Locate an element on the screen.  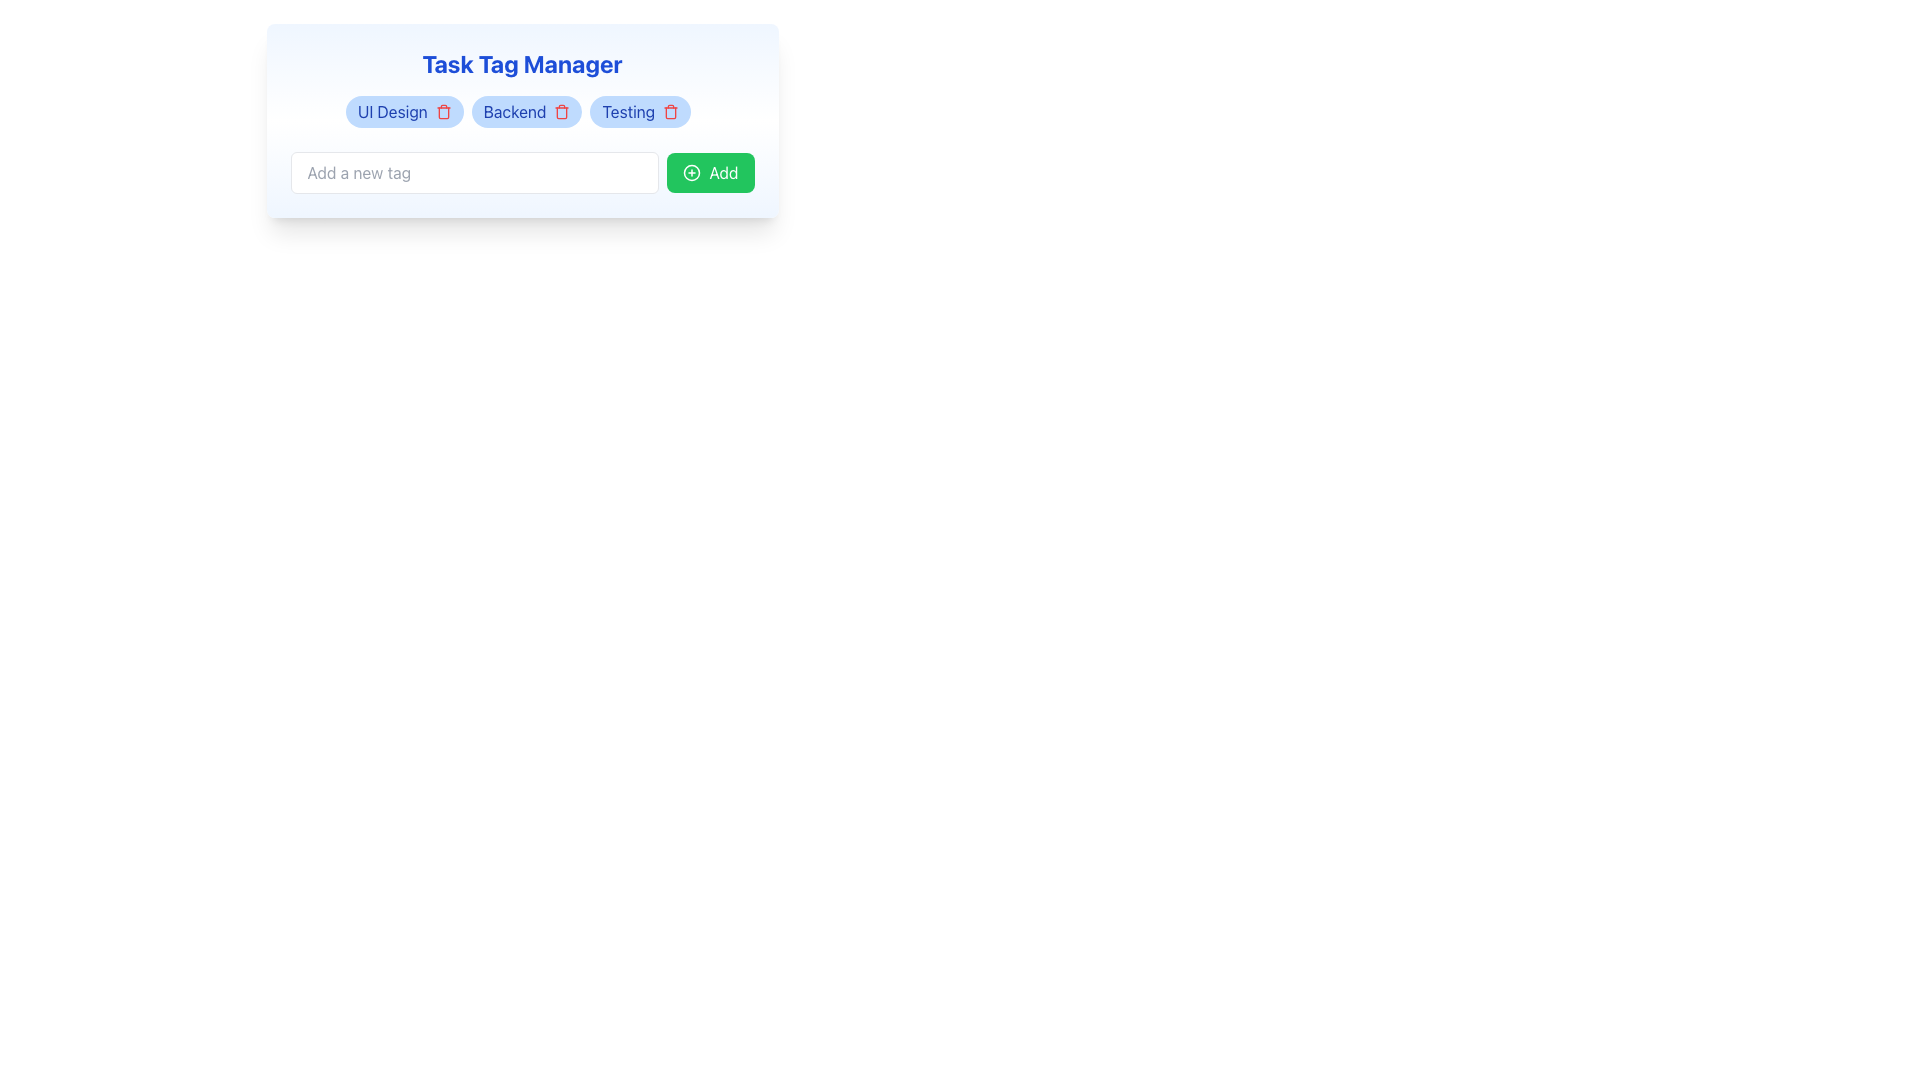
the delete icon button located at the right end of the 'Testing' button in the Task Tag Manager is located at coordinates (671, 111).